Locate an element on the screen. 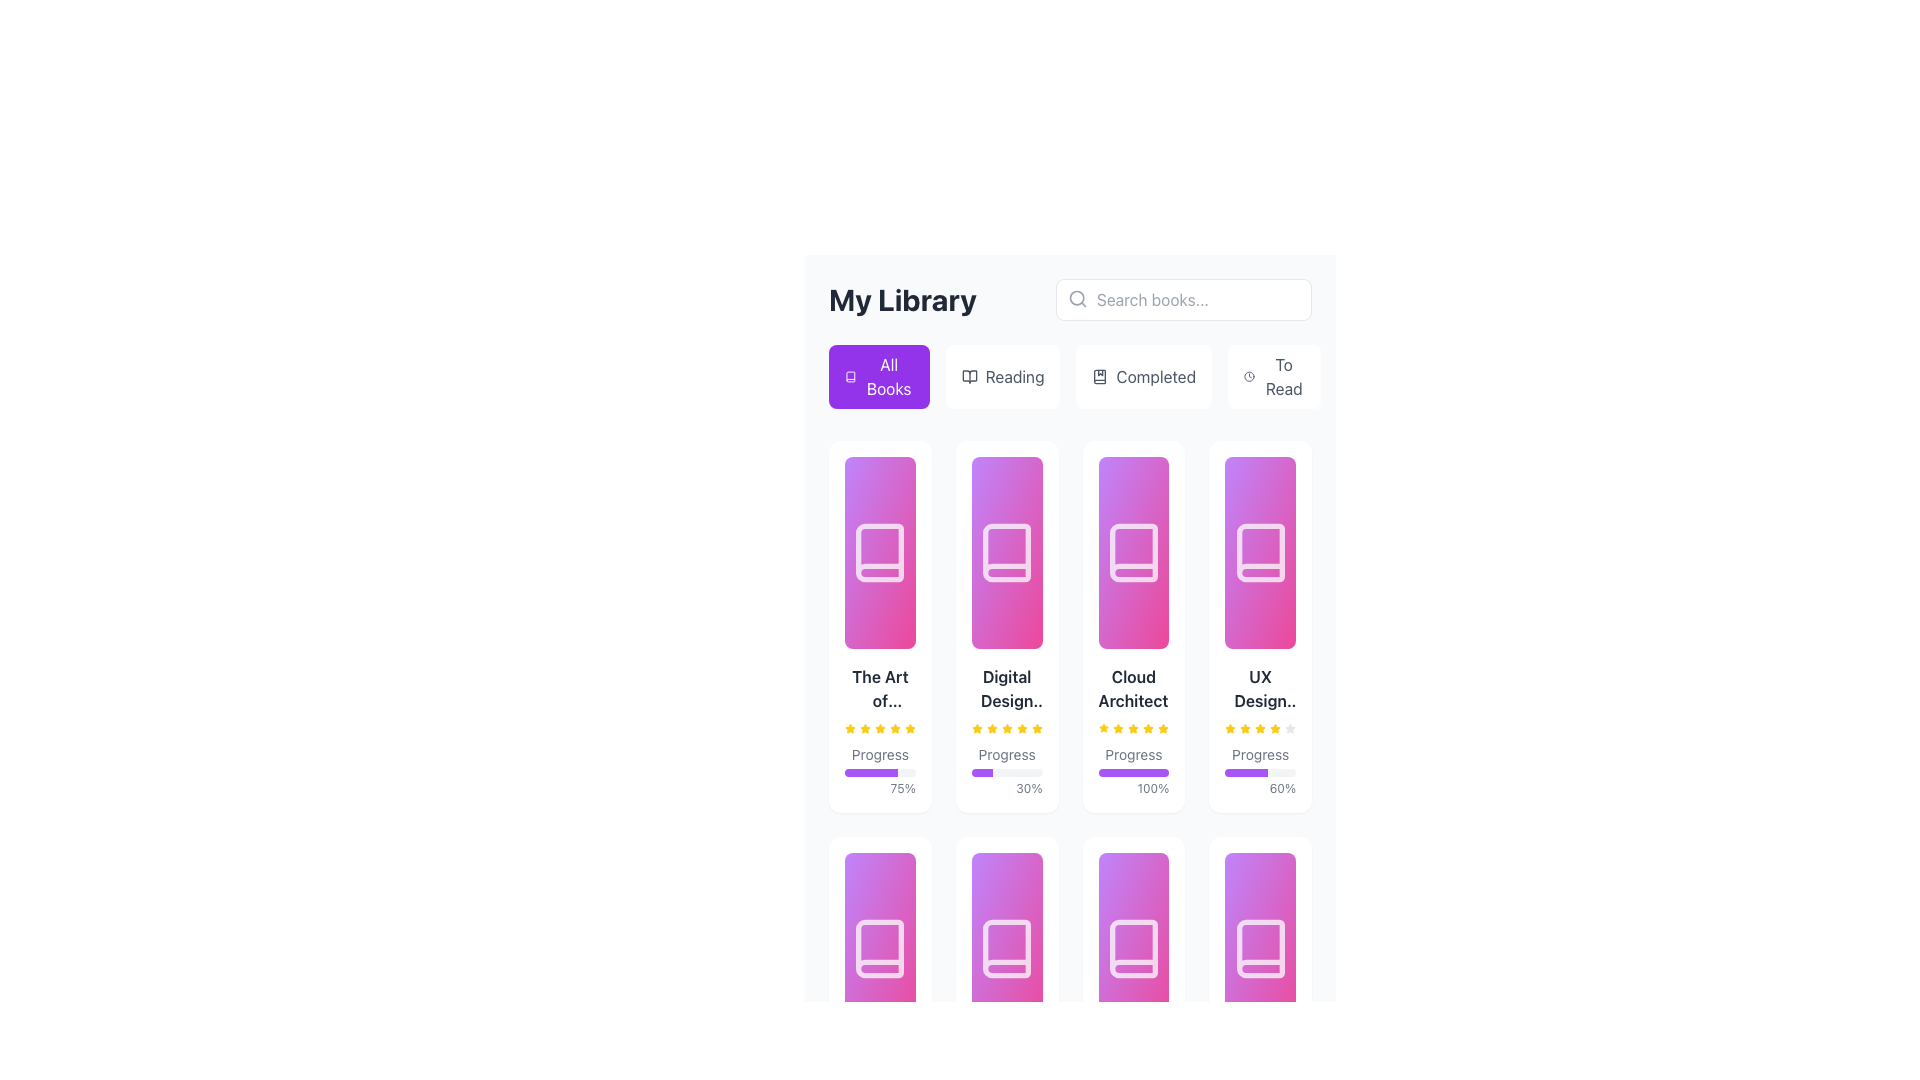  the Content card component in the 'My Library' section is located at coordinates (1259, 731).